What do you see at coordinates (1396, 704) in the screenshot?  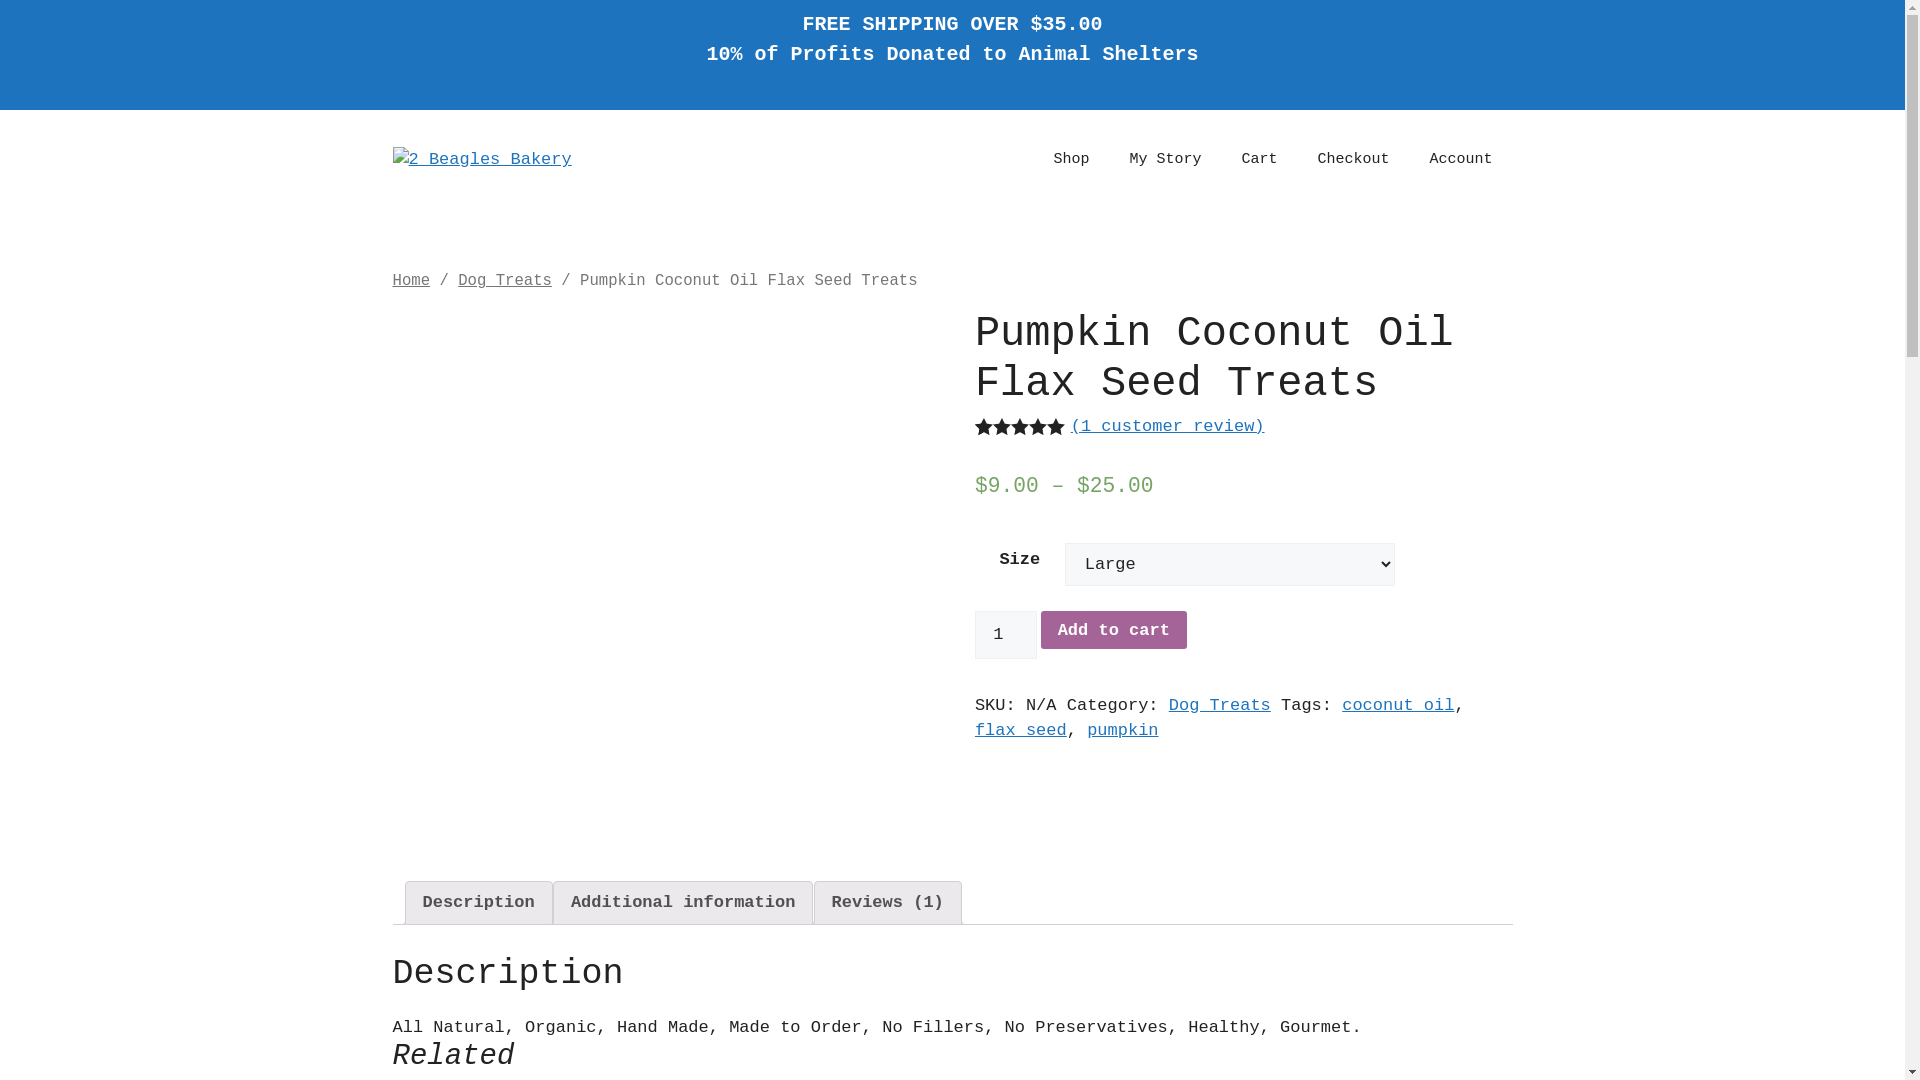 I see `'coconut oil'` at bounding box center [1396, 704].